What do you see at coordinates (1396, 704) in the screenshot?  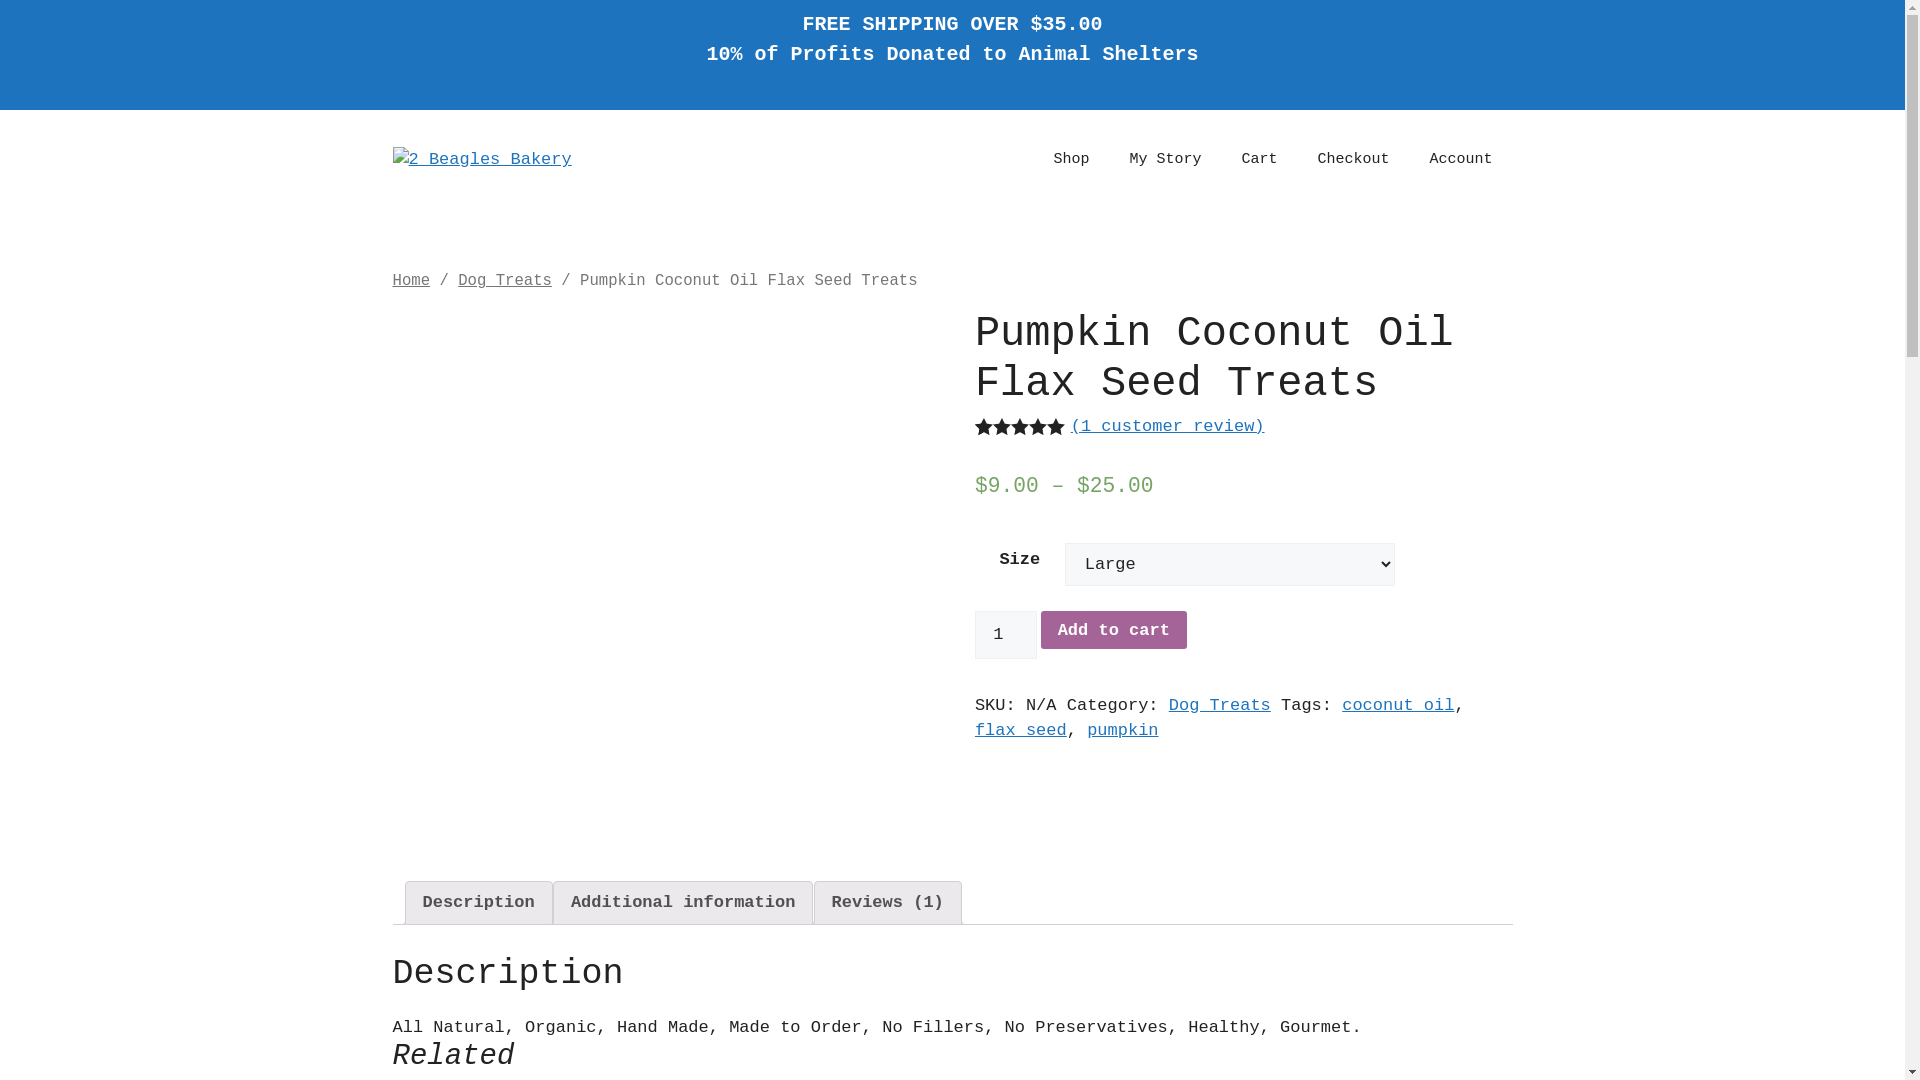 I see `'coconut oil'` at bounding box center [1396, 704].